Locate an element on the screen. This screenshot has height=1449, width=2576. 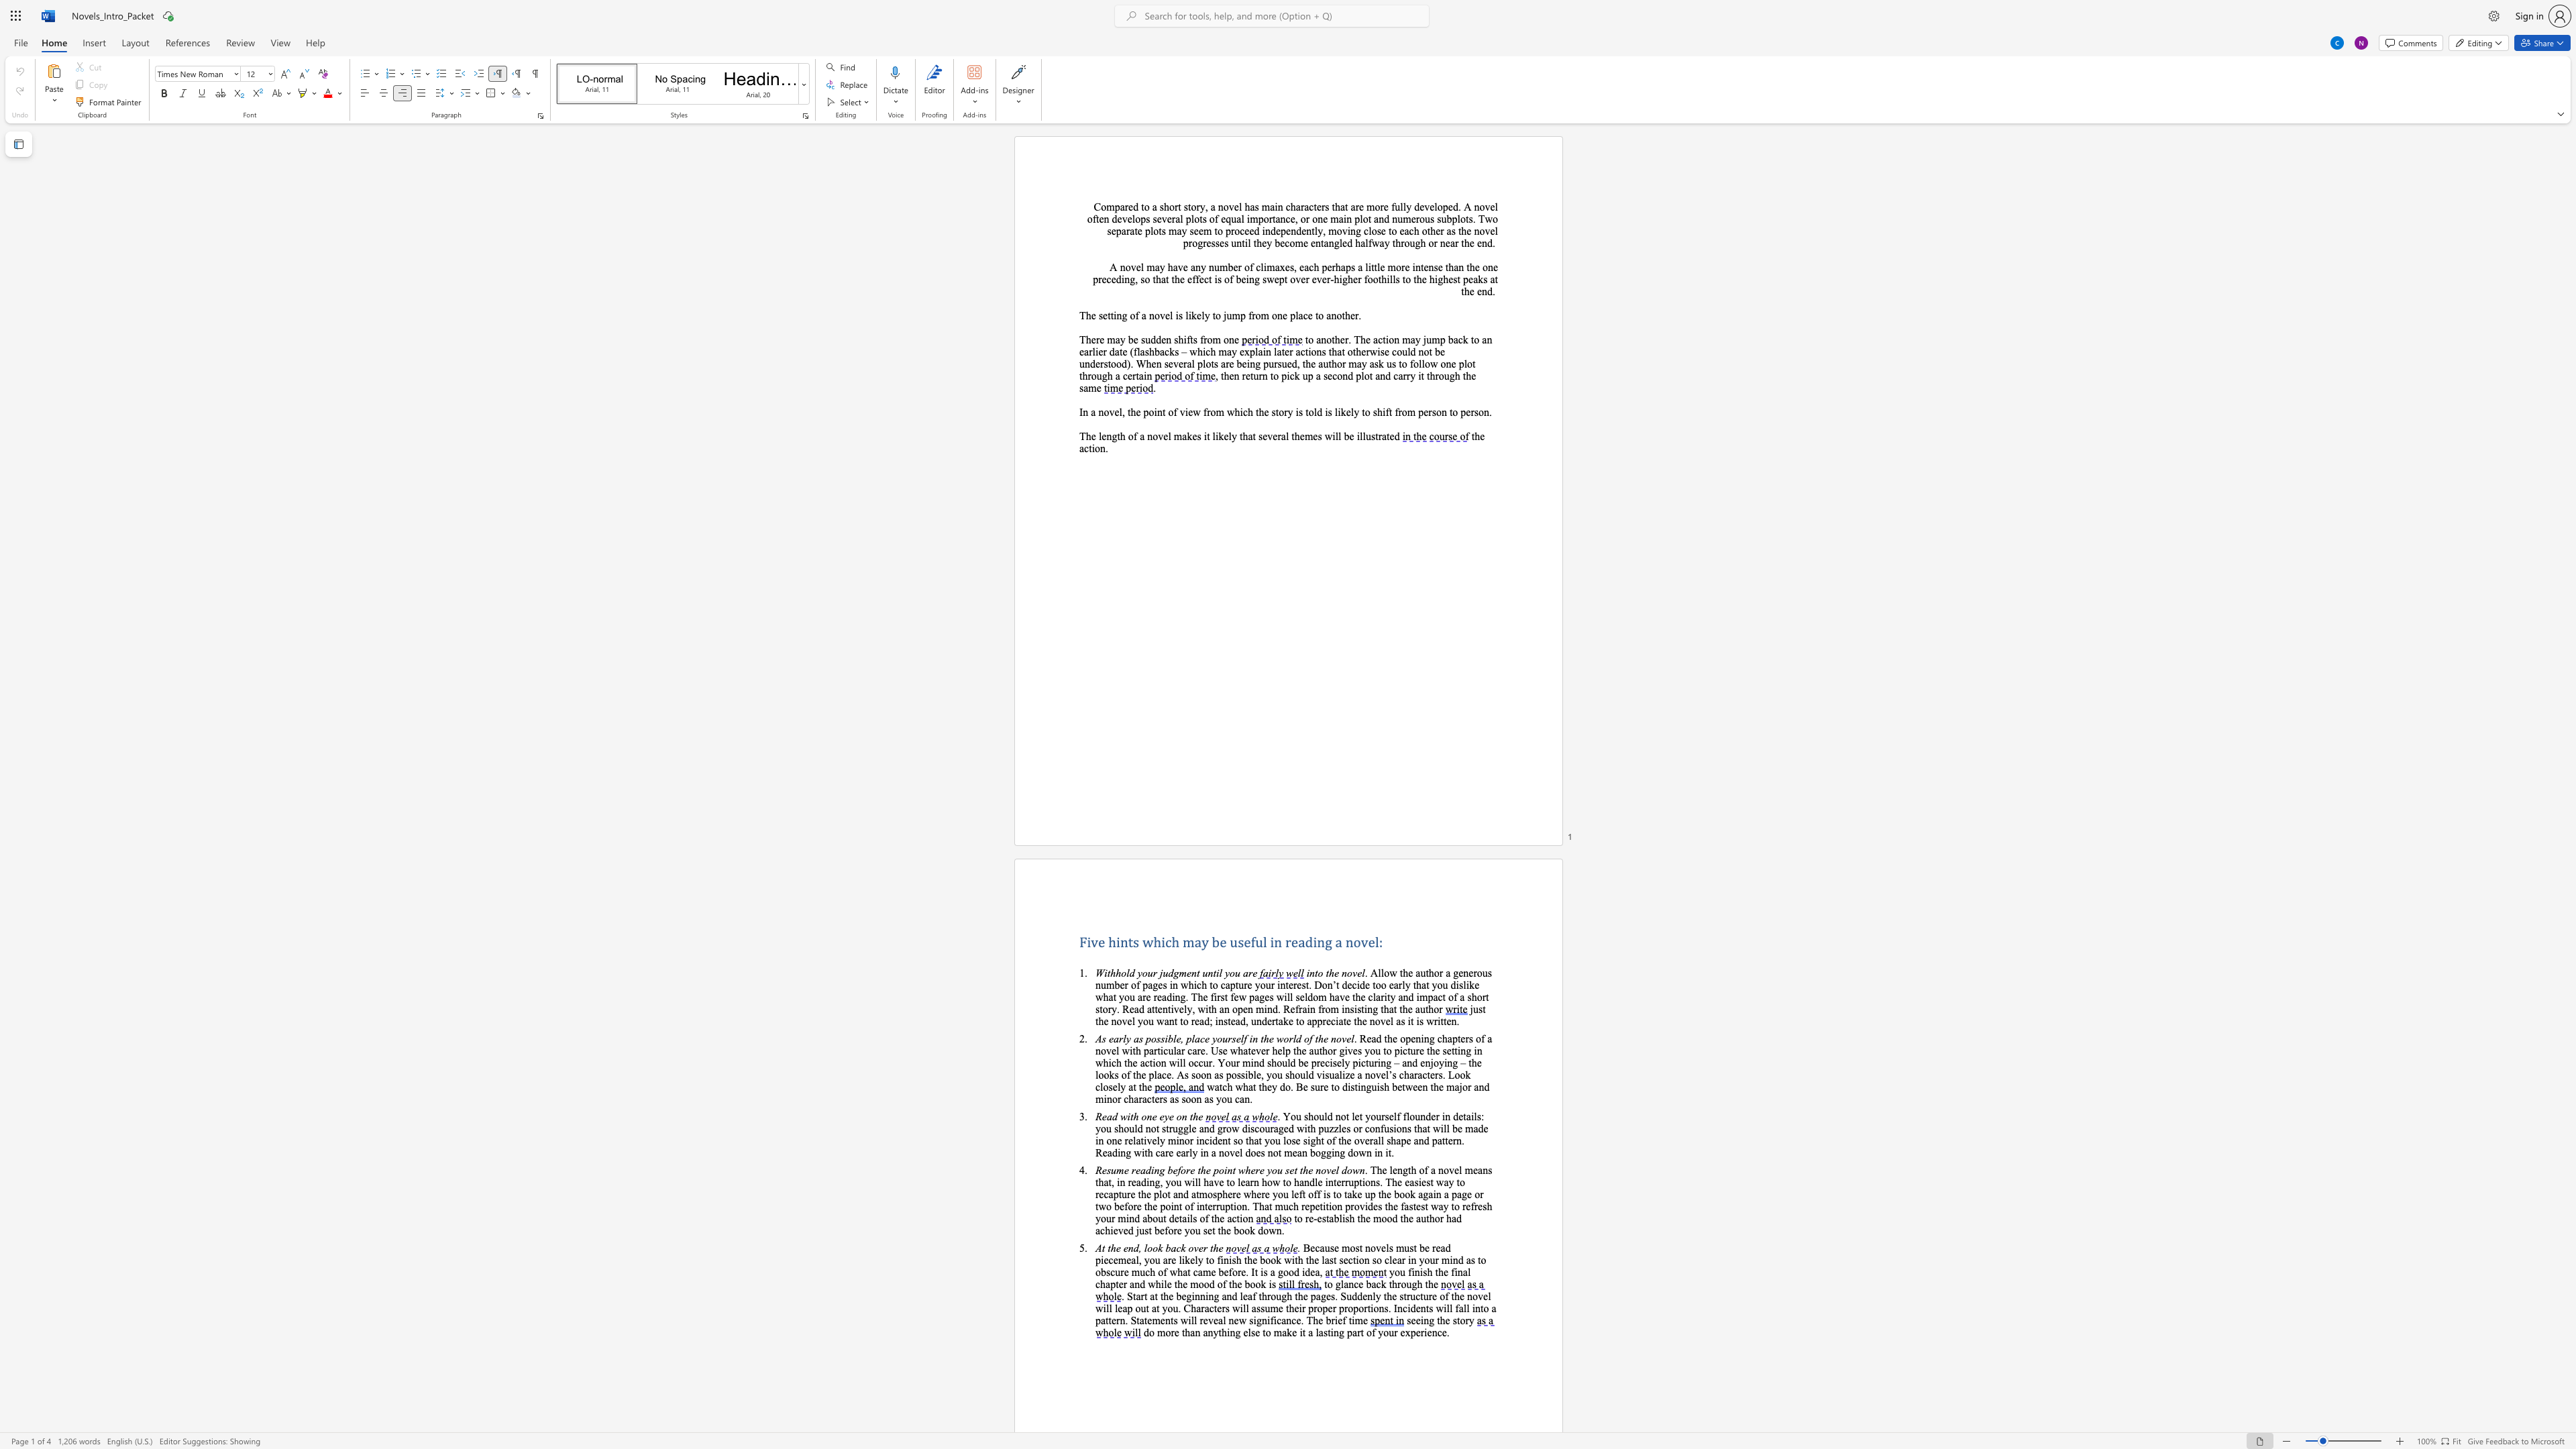
the subset text "ean" within the text "incident so that you lose sight of the overall shape and pattern. Reading with care early in a novel does not mean bogging down in it." is located at coordinates (1292, 1152).